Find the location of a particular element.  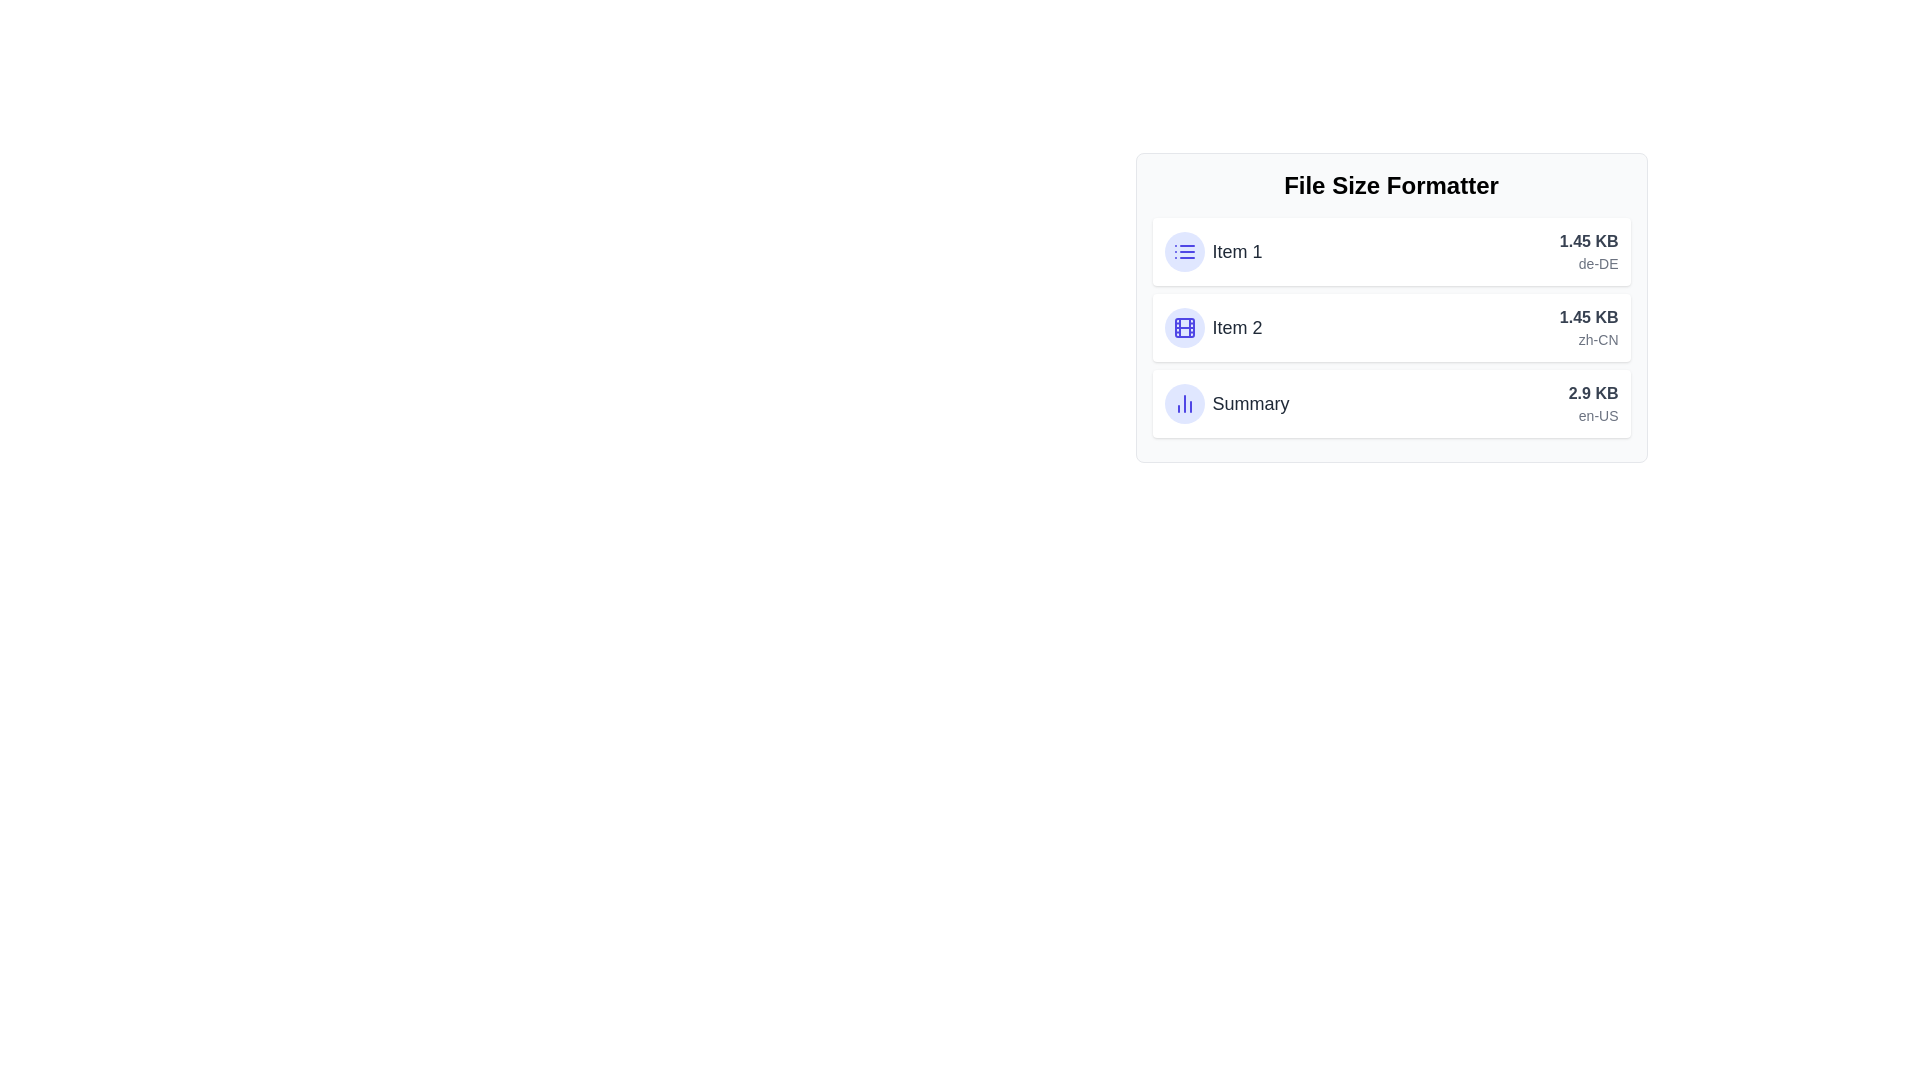

the informational text display showing the file size and locale for 'Item 1', located to the far right of the 'Item 1' section is located at coordinates (1588, 250).